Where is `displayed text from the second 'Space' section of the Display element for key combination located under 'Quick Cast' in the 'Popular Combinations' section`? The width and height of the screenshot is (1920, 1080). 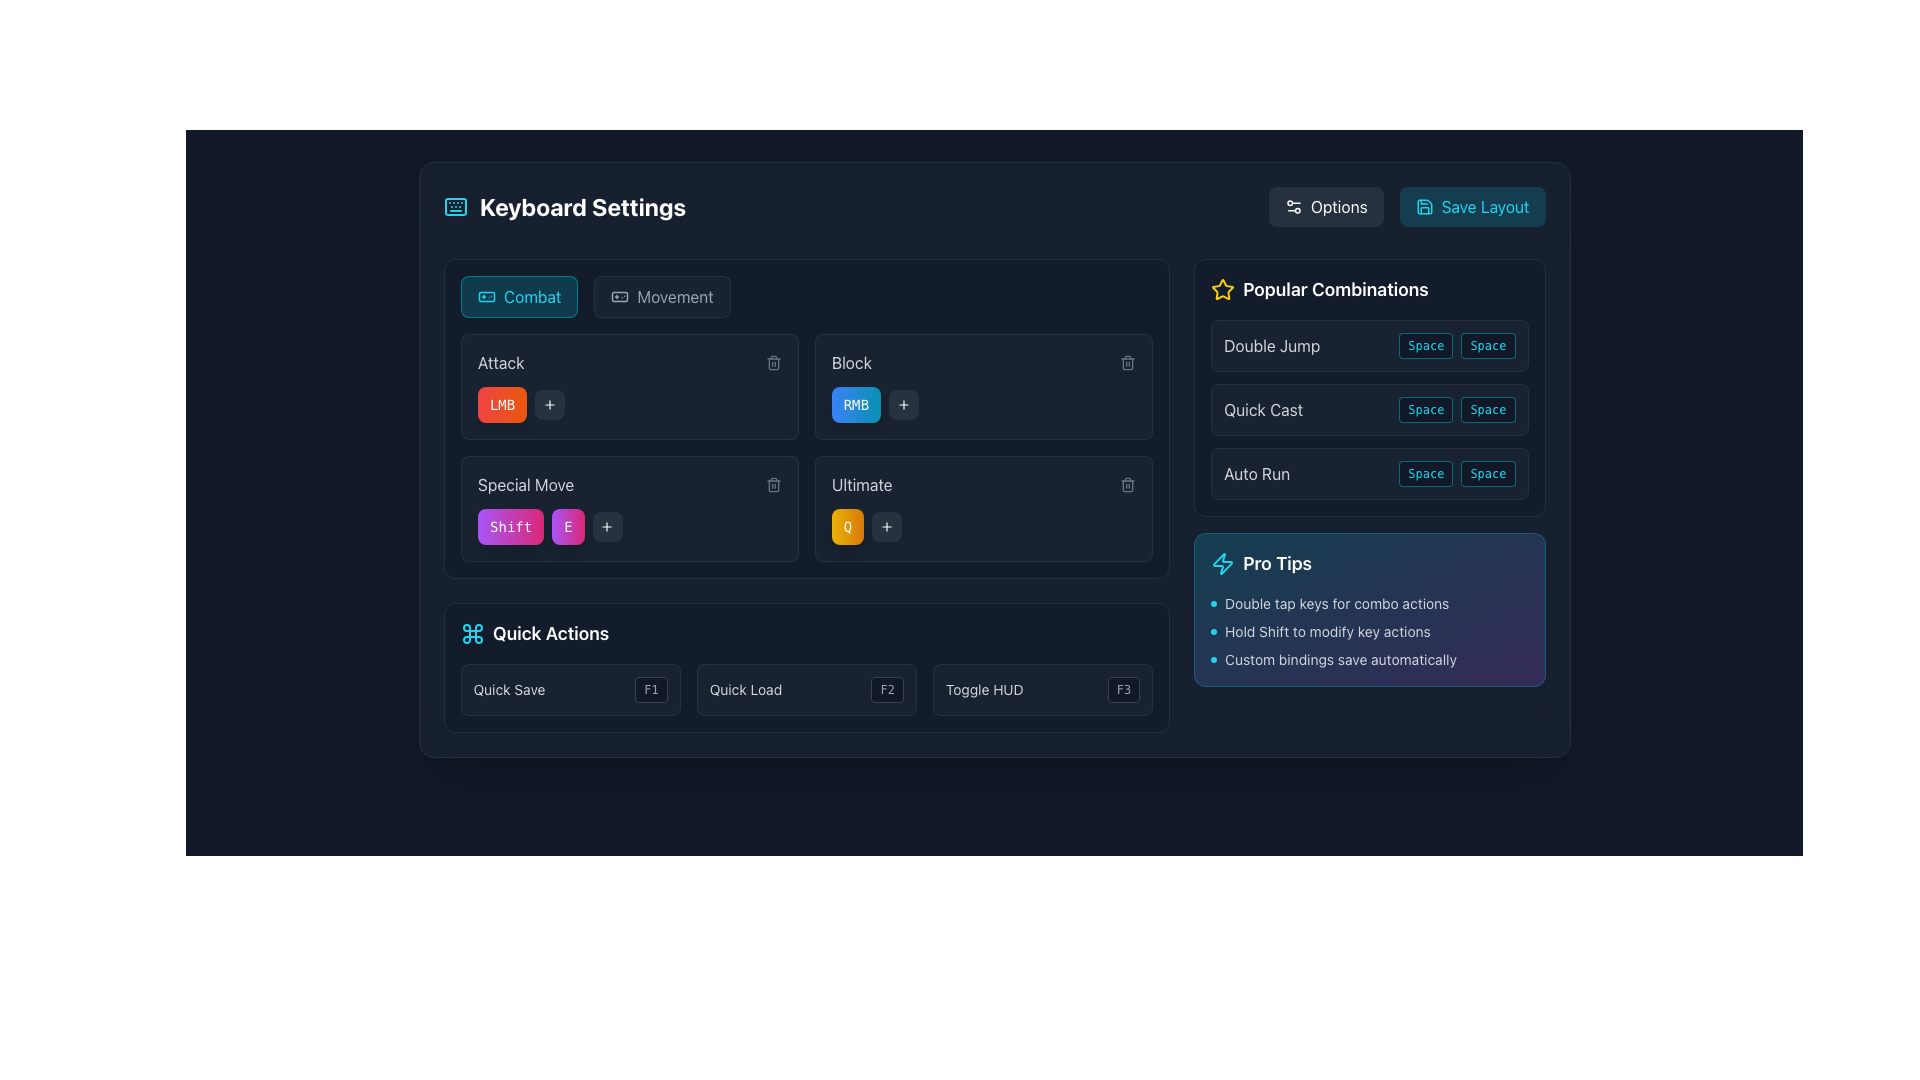 displayed text from the second 'Space' section of the Display element for key combination located under 'Quick Cast' in the 'Popular Combinations' section is located at coordinates (1457, 408).